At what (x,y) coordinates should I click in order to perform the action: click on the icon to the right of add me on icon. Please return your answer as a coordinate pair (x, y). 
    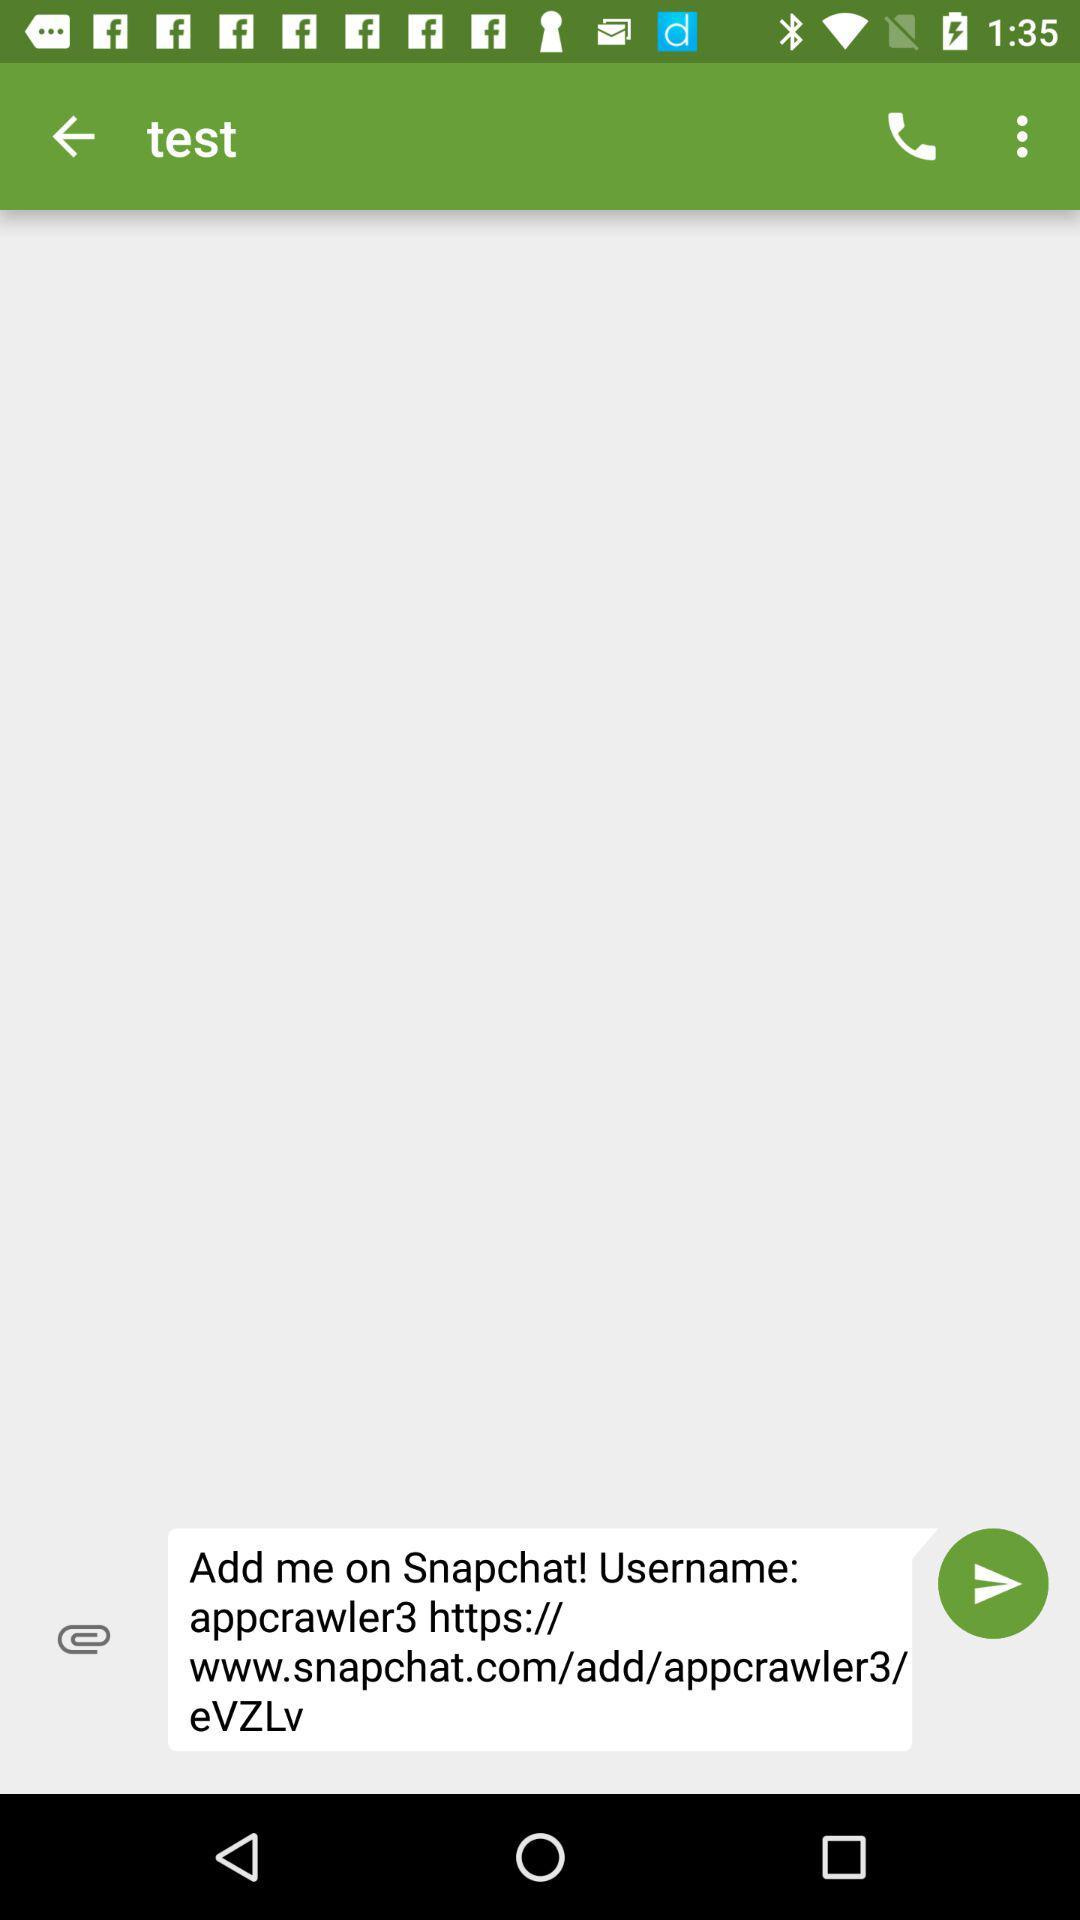
    Looking at the image, I should click on (993, 1582).